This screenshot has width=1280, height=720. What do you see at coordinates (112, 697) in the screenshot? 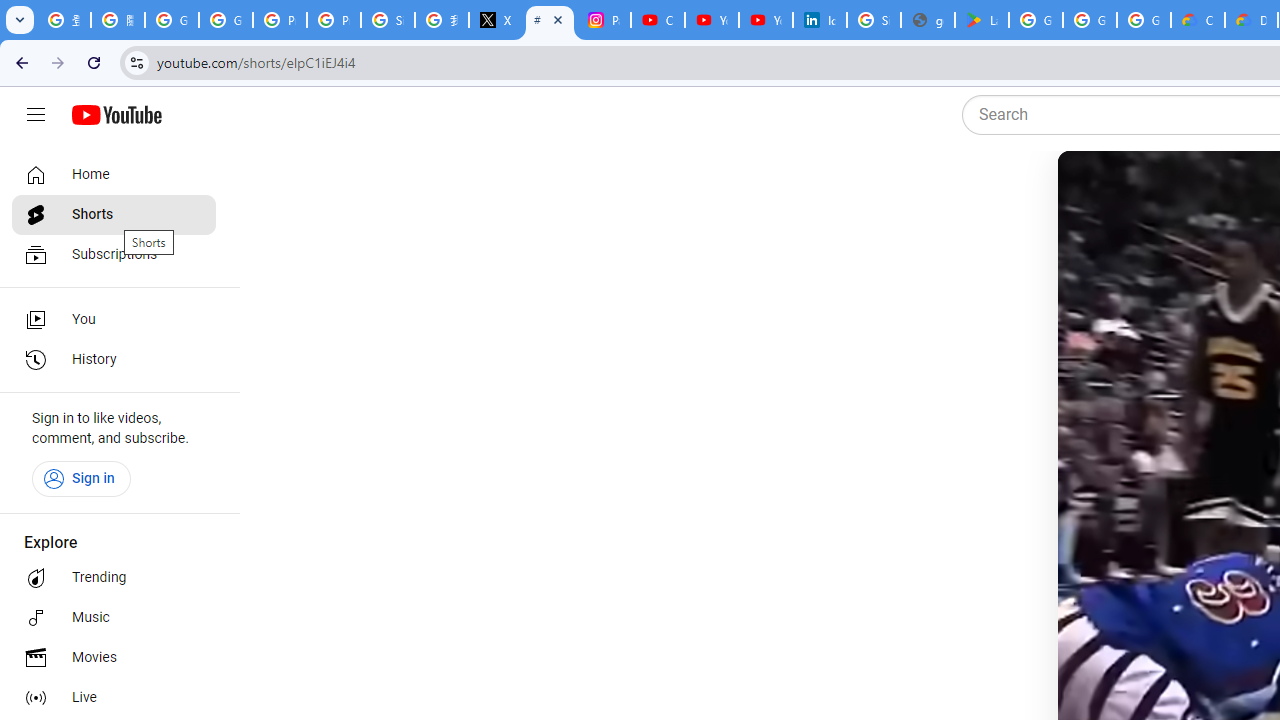
I see `'Live'` at bounding box center [112, 697].